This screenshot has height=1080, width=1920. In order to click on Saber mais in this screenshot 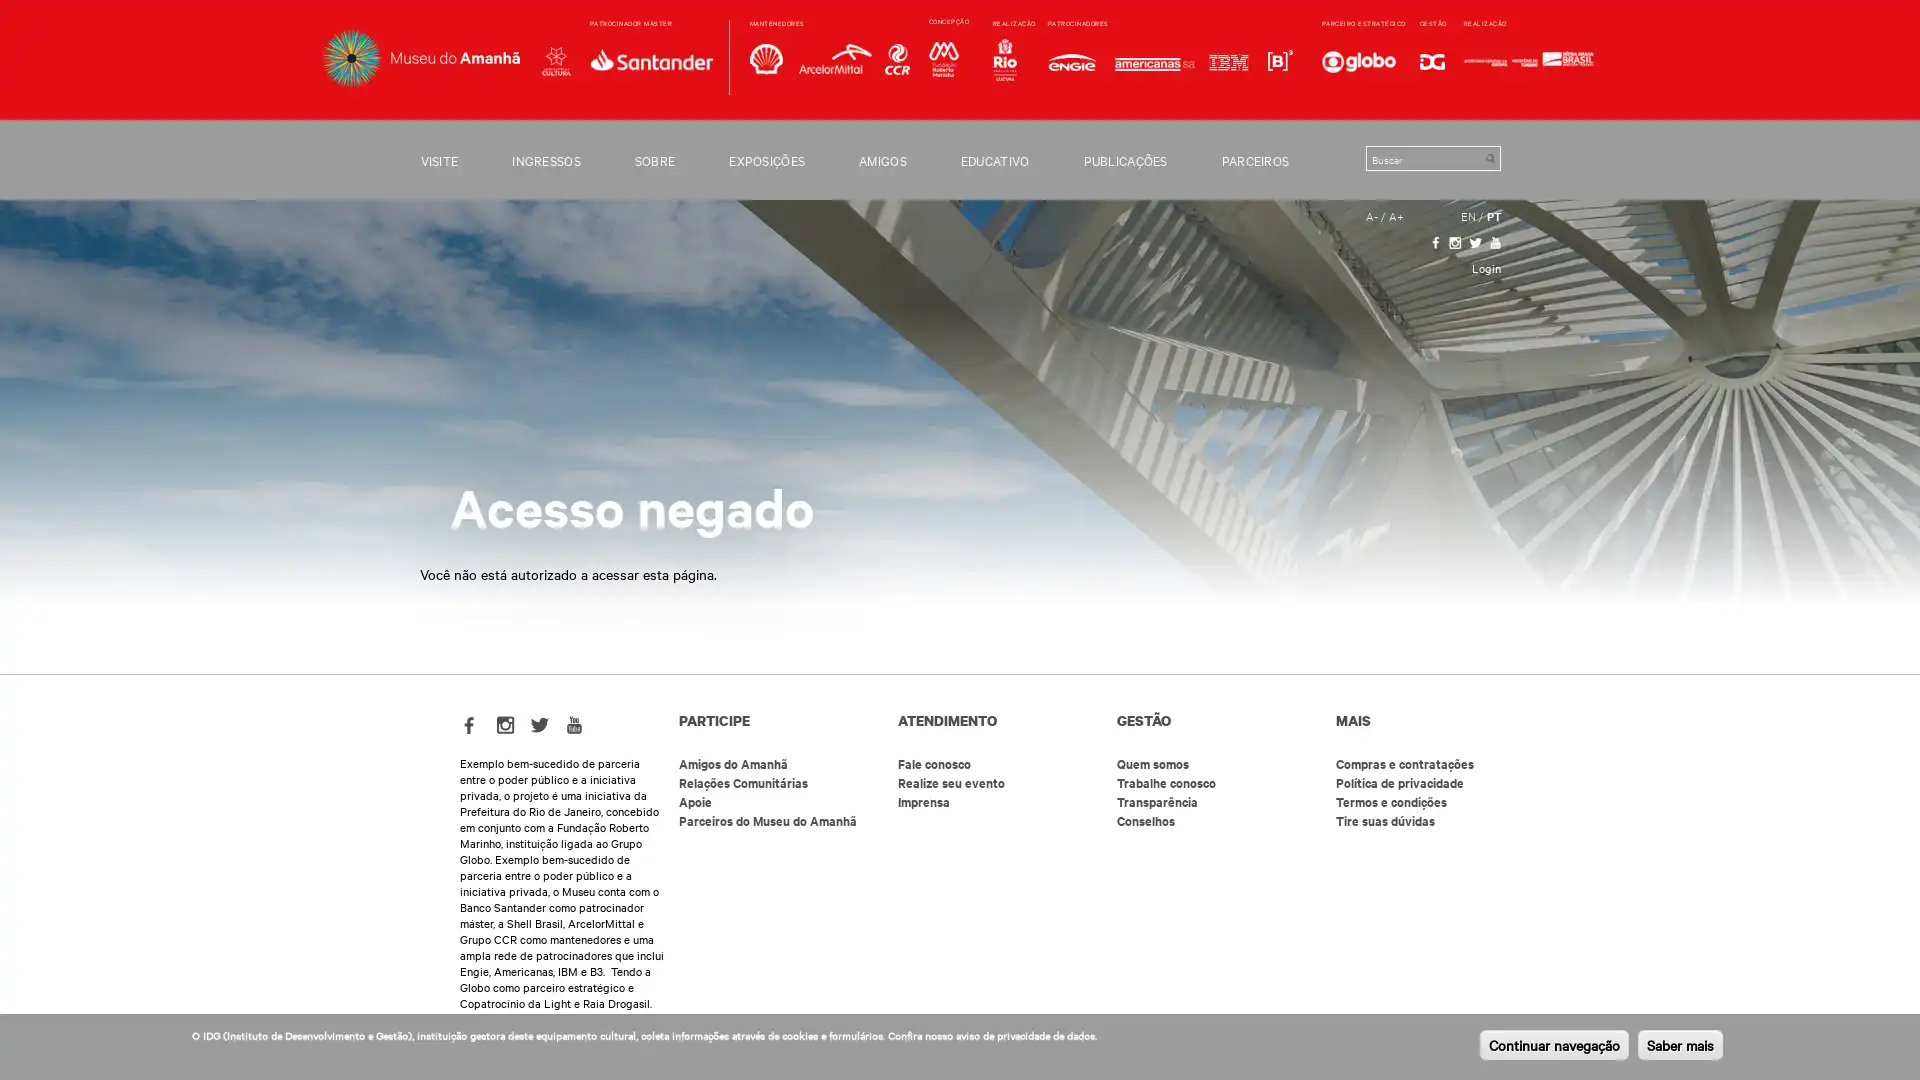, I will do `click(1680, 1044)`.